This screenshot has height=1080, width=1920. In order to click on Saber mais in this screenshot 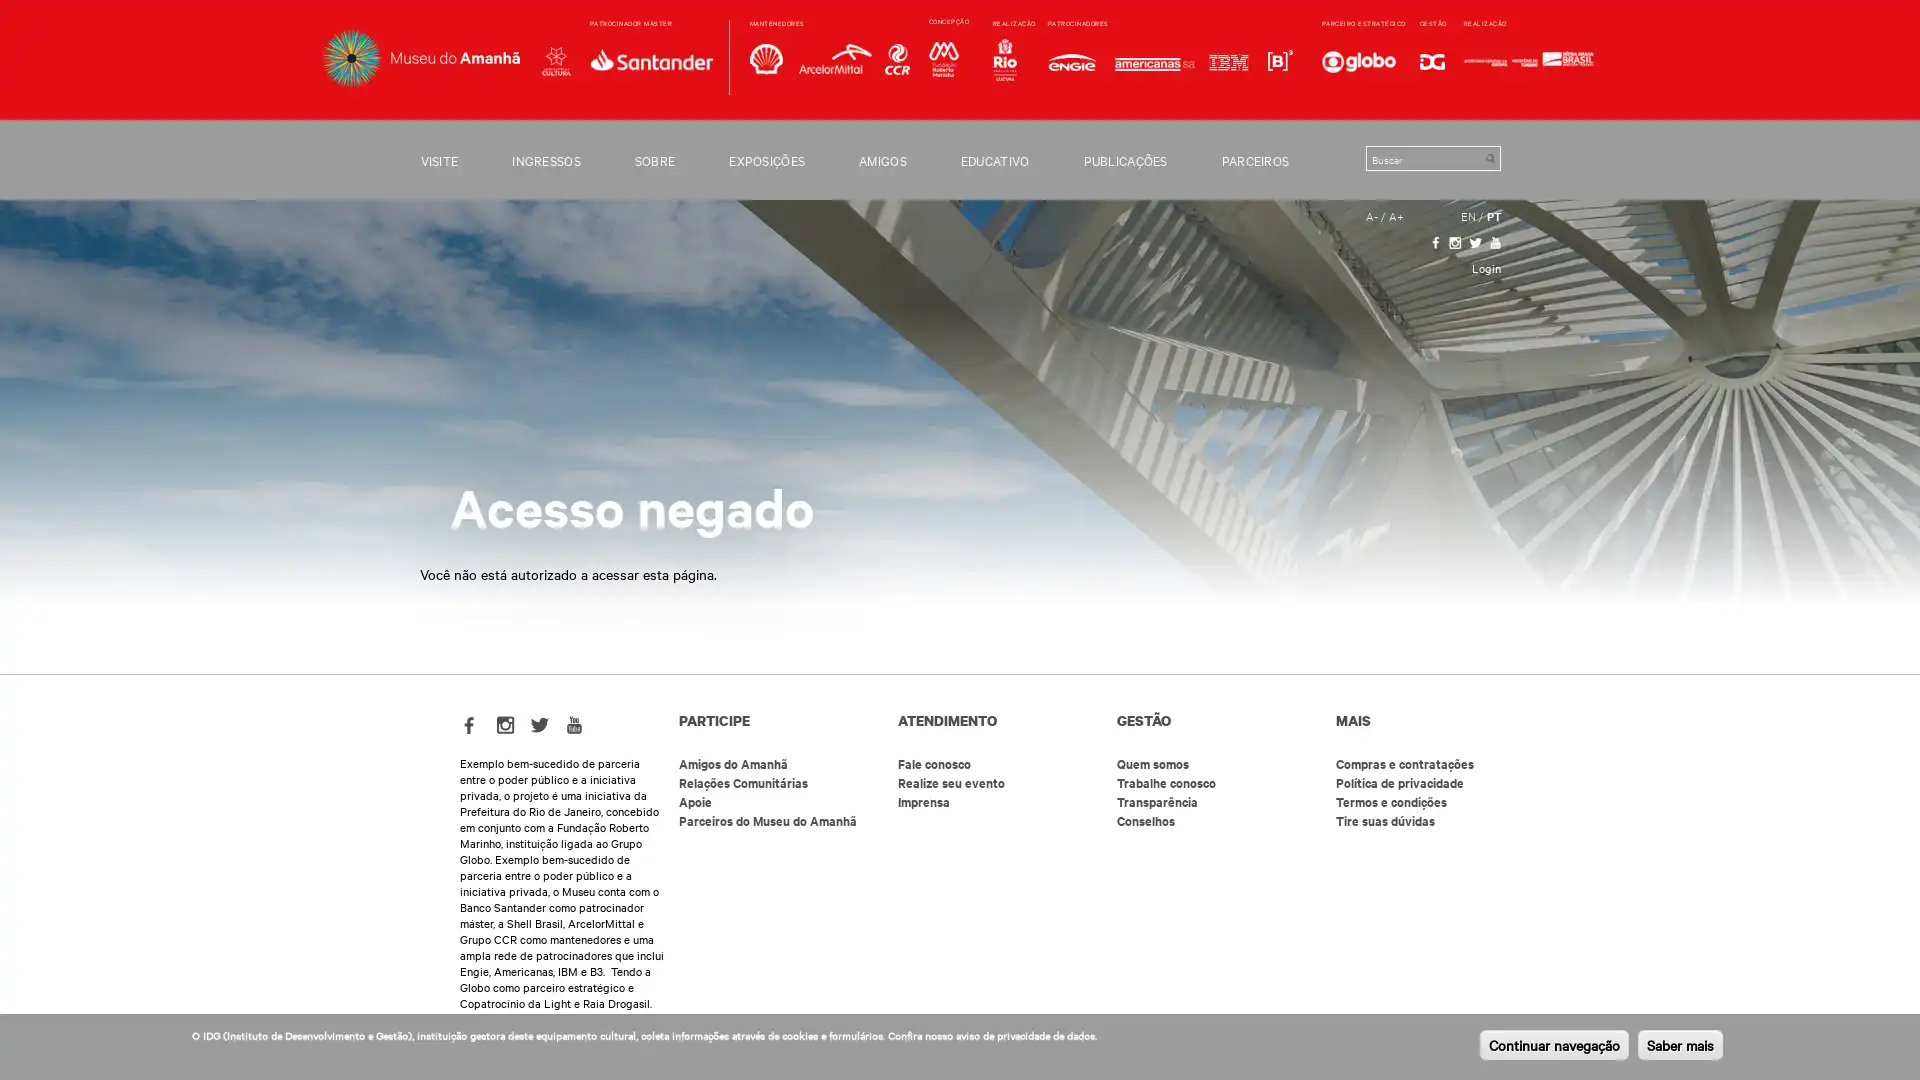, I will do `click(1680, 1044)`.